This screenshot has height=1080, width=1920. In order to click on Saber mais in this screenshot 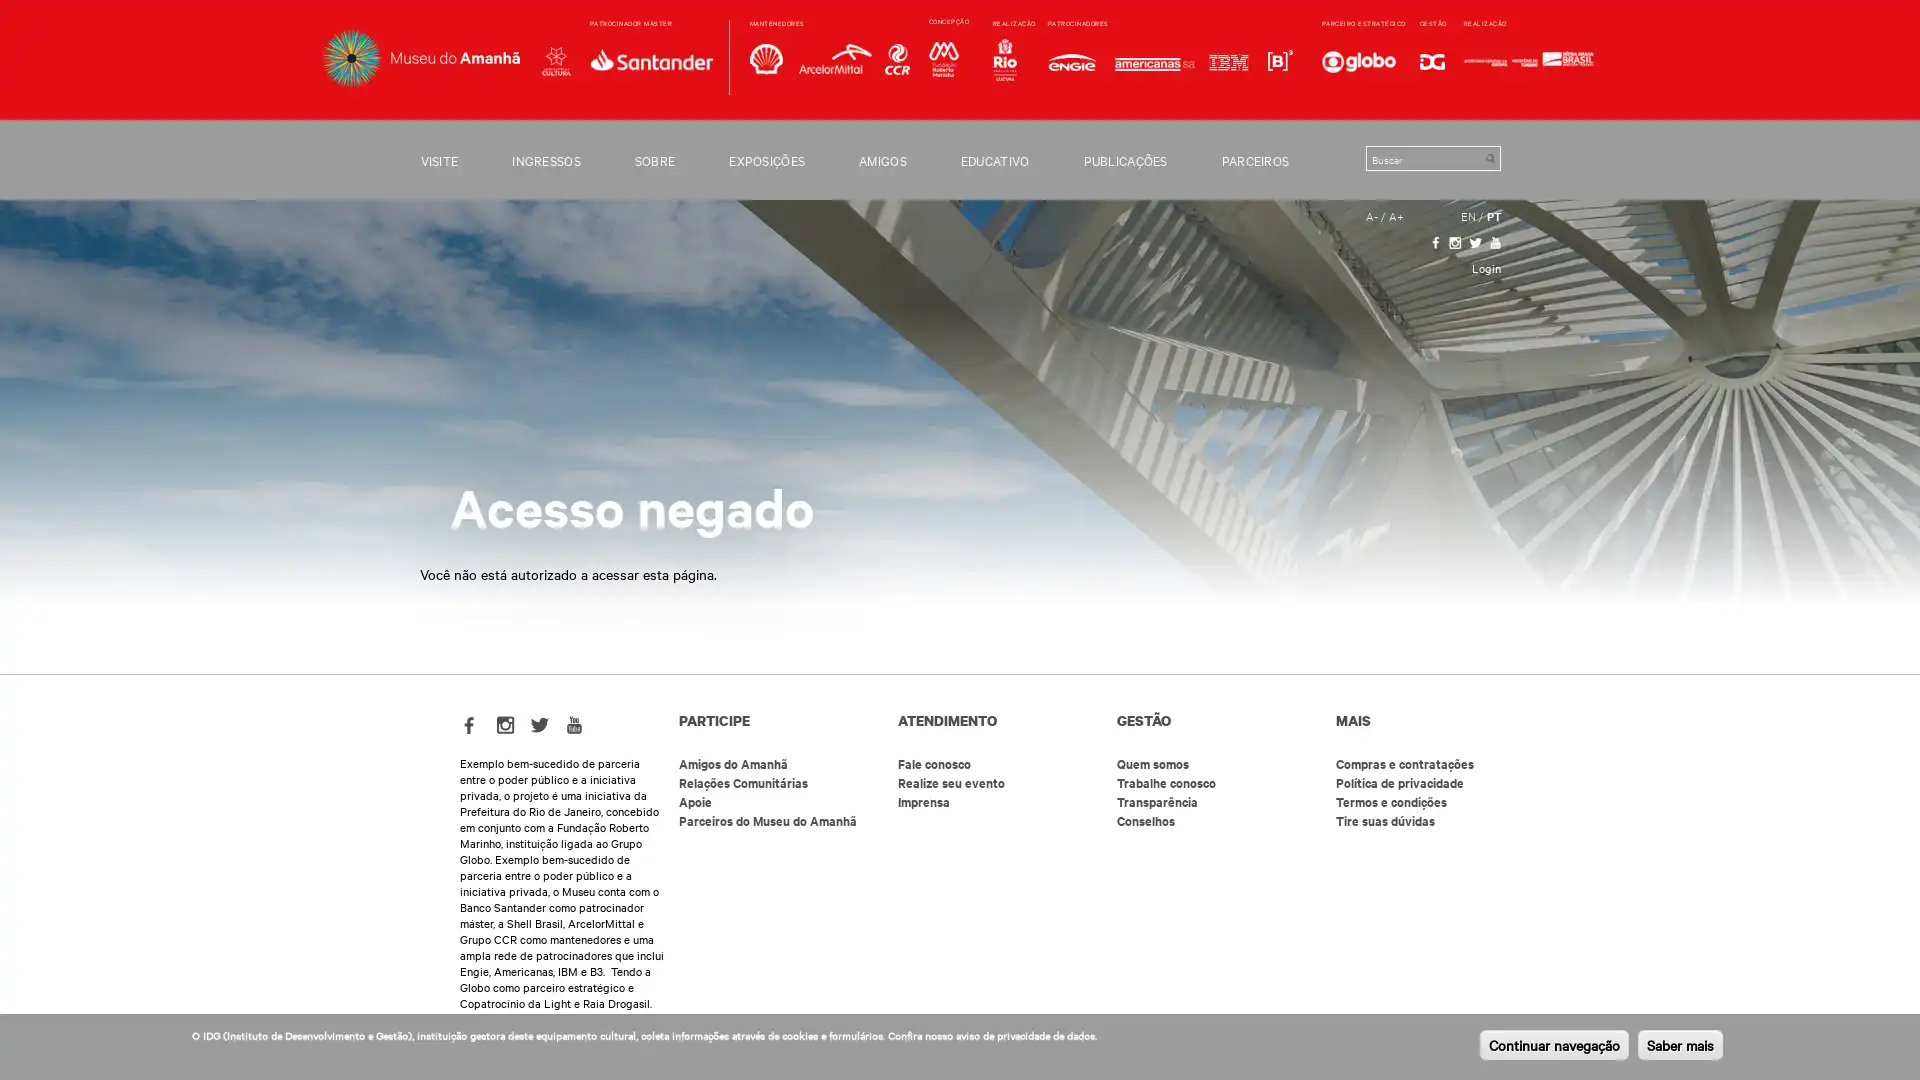, I will do `click(1680, 1044)`.